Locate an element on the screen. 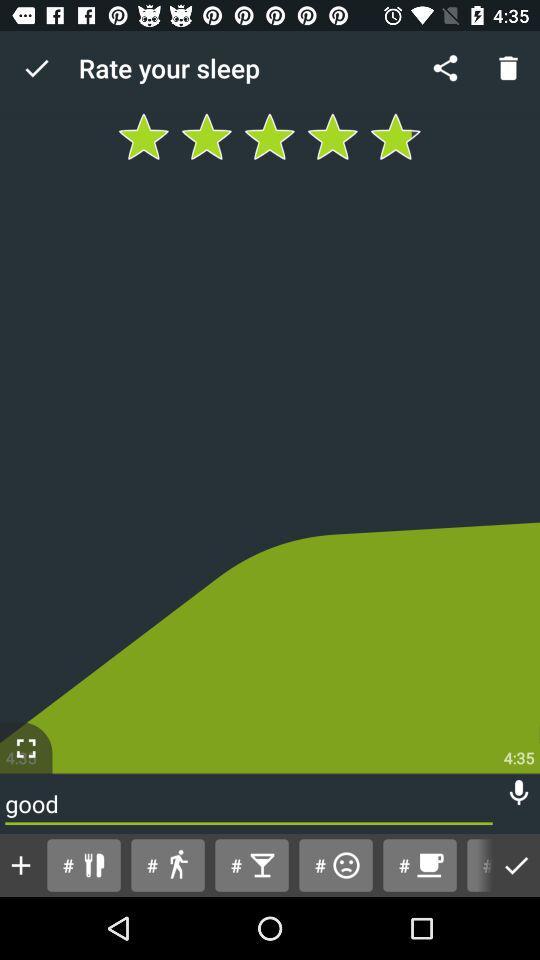 This screenshot has height=960, width=540. the microphone icon is located at coordinates (518, 793).